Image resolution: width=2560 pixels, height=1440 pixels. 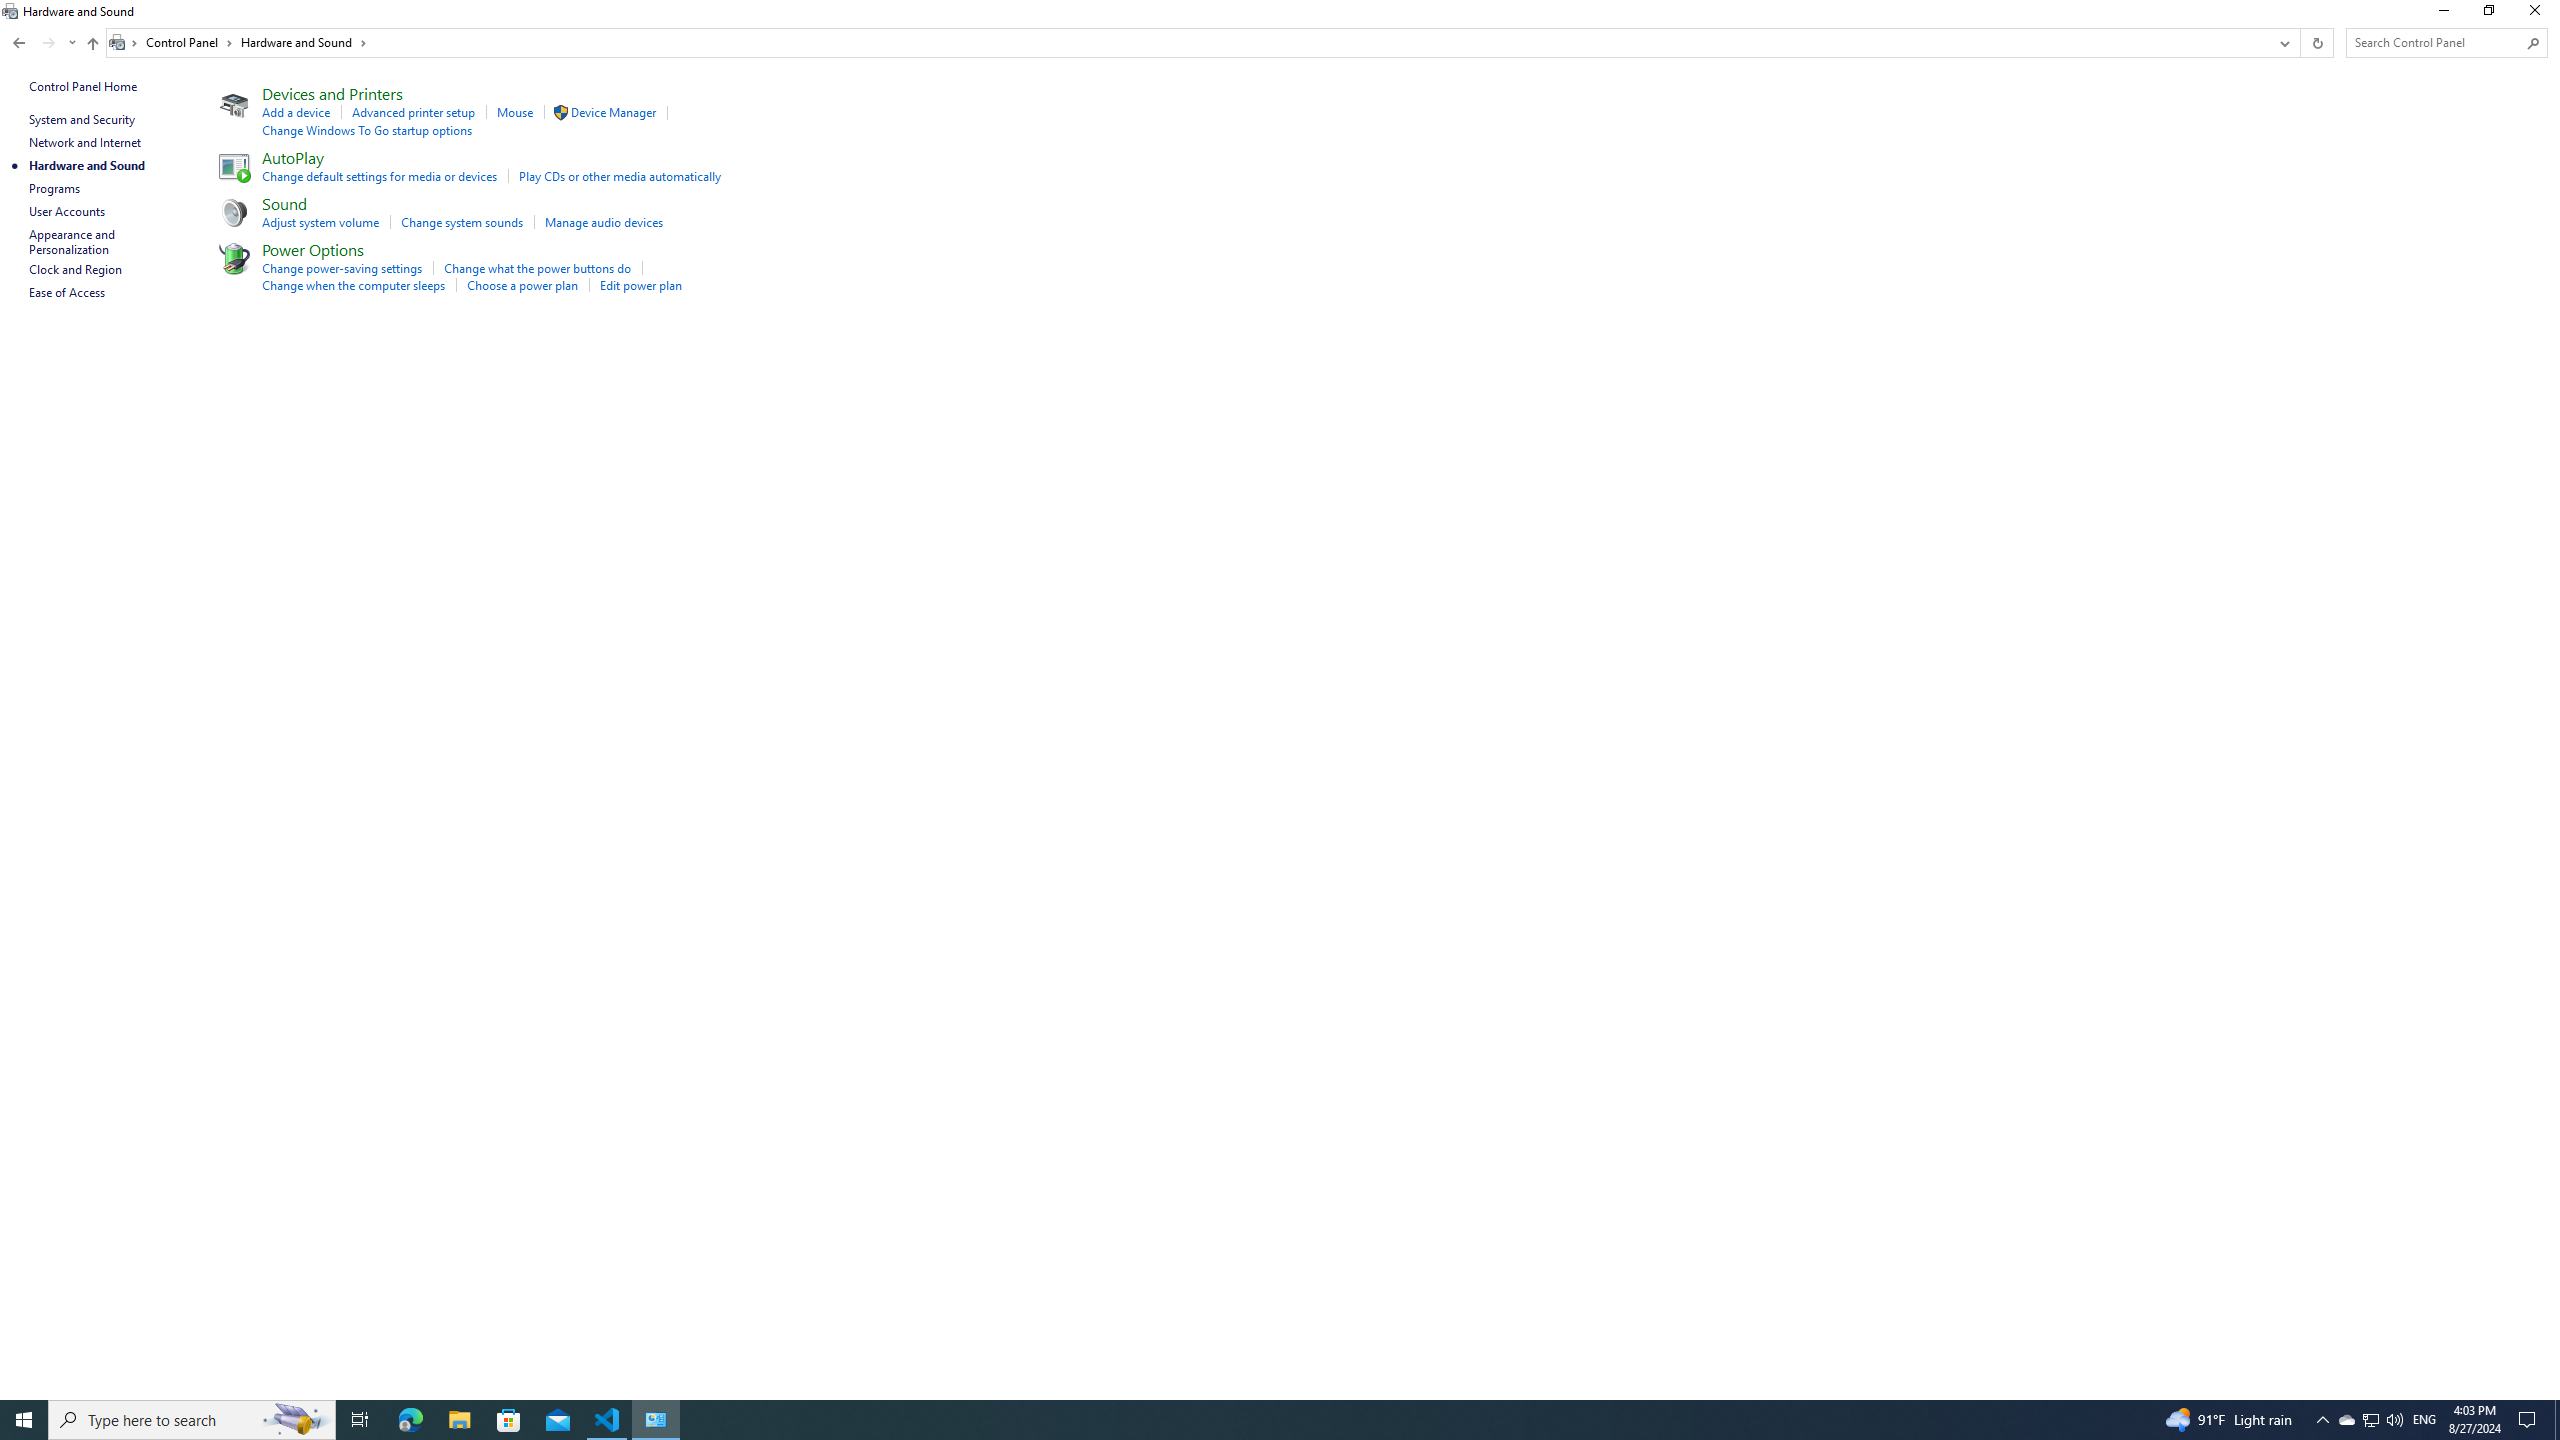 I want to click on 'Appearance and Personalization', so click(x=73, y=241).